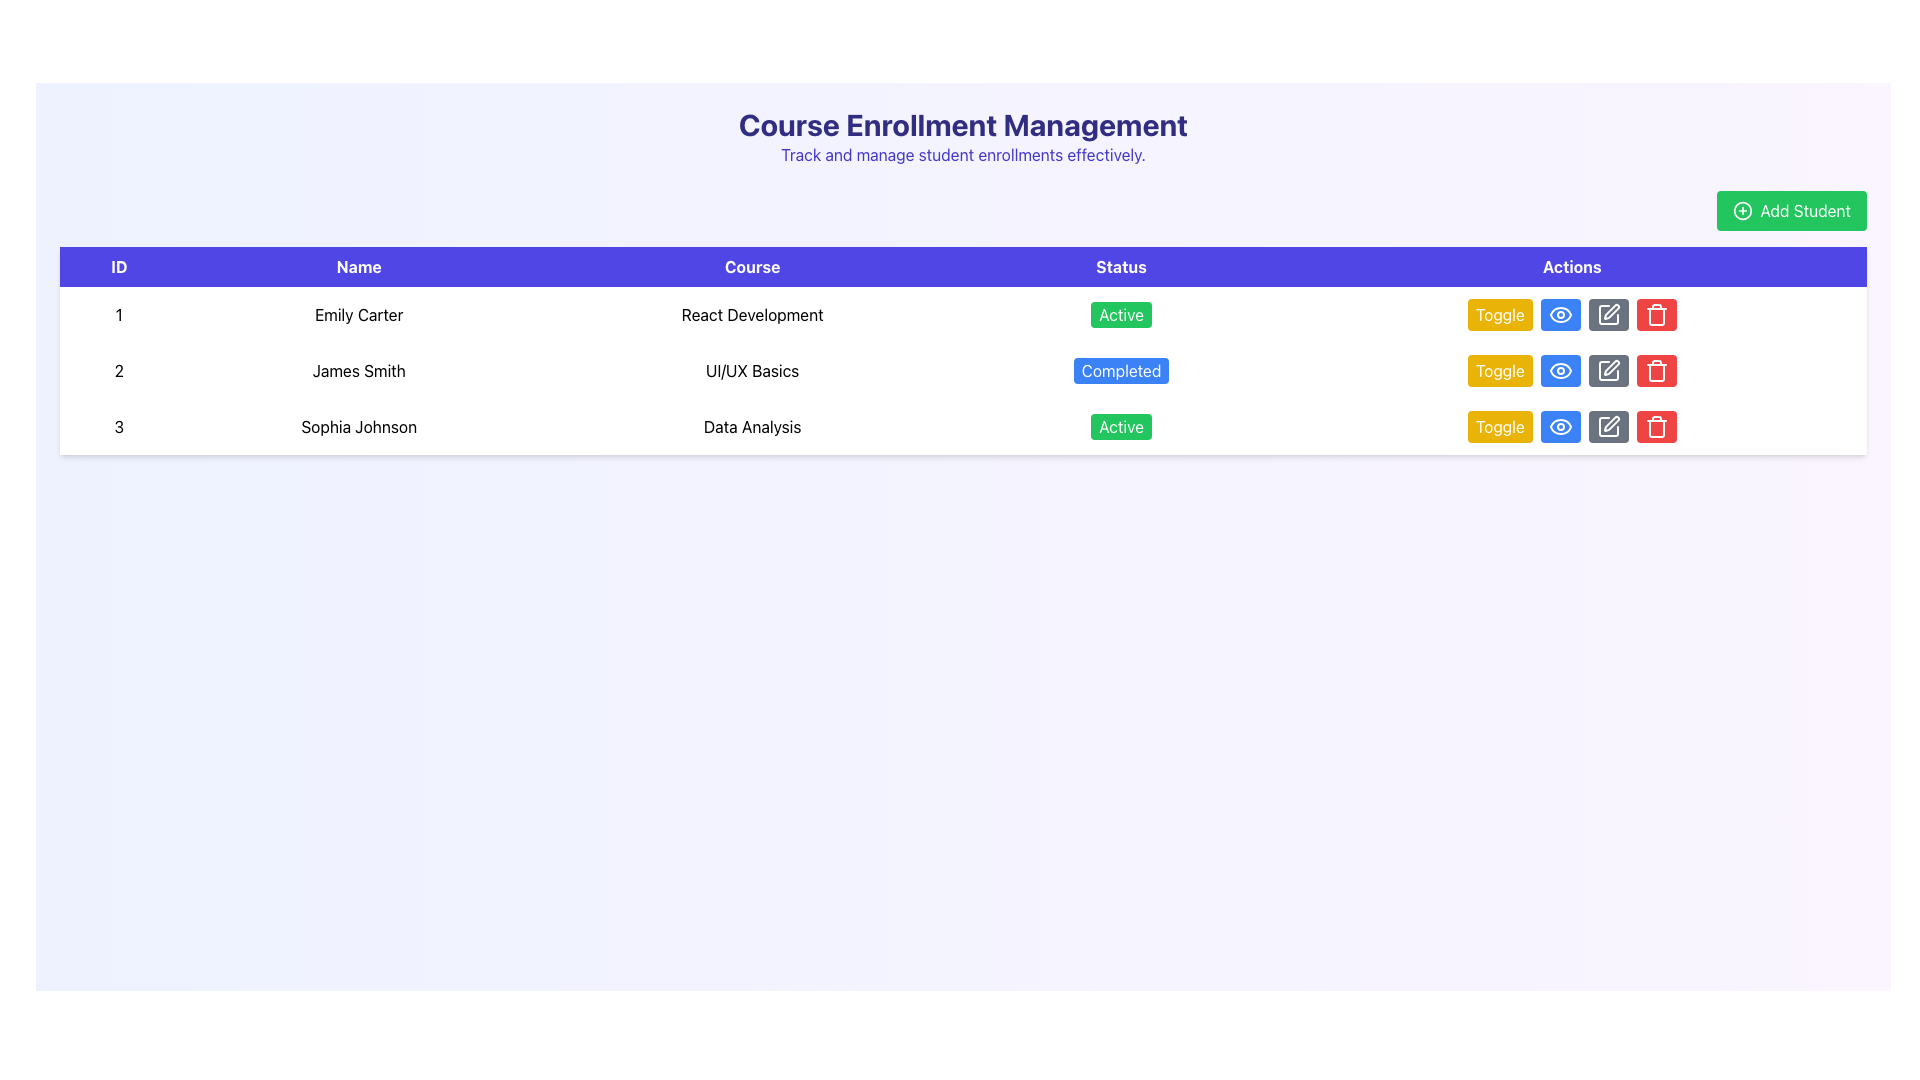 The height and width of the screenshot is (1080, 1920). I want to click on the red button with a trash can icon to observe the hover effect, so click(1656, 370).